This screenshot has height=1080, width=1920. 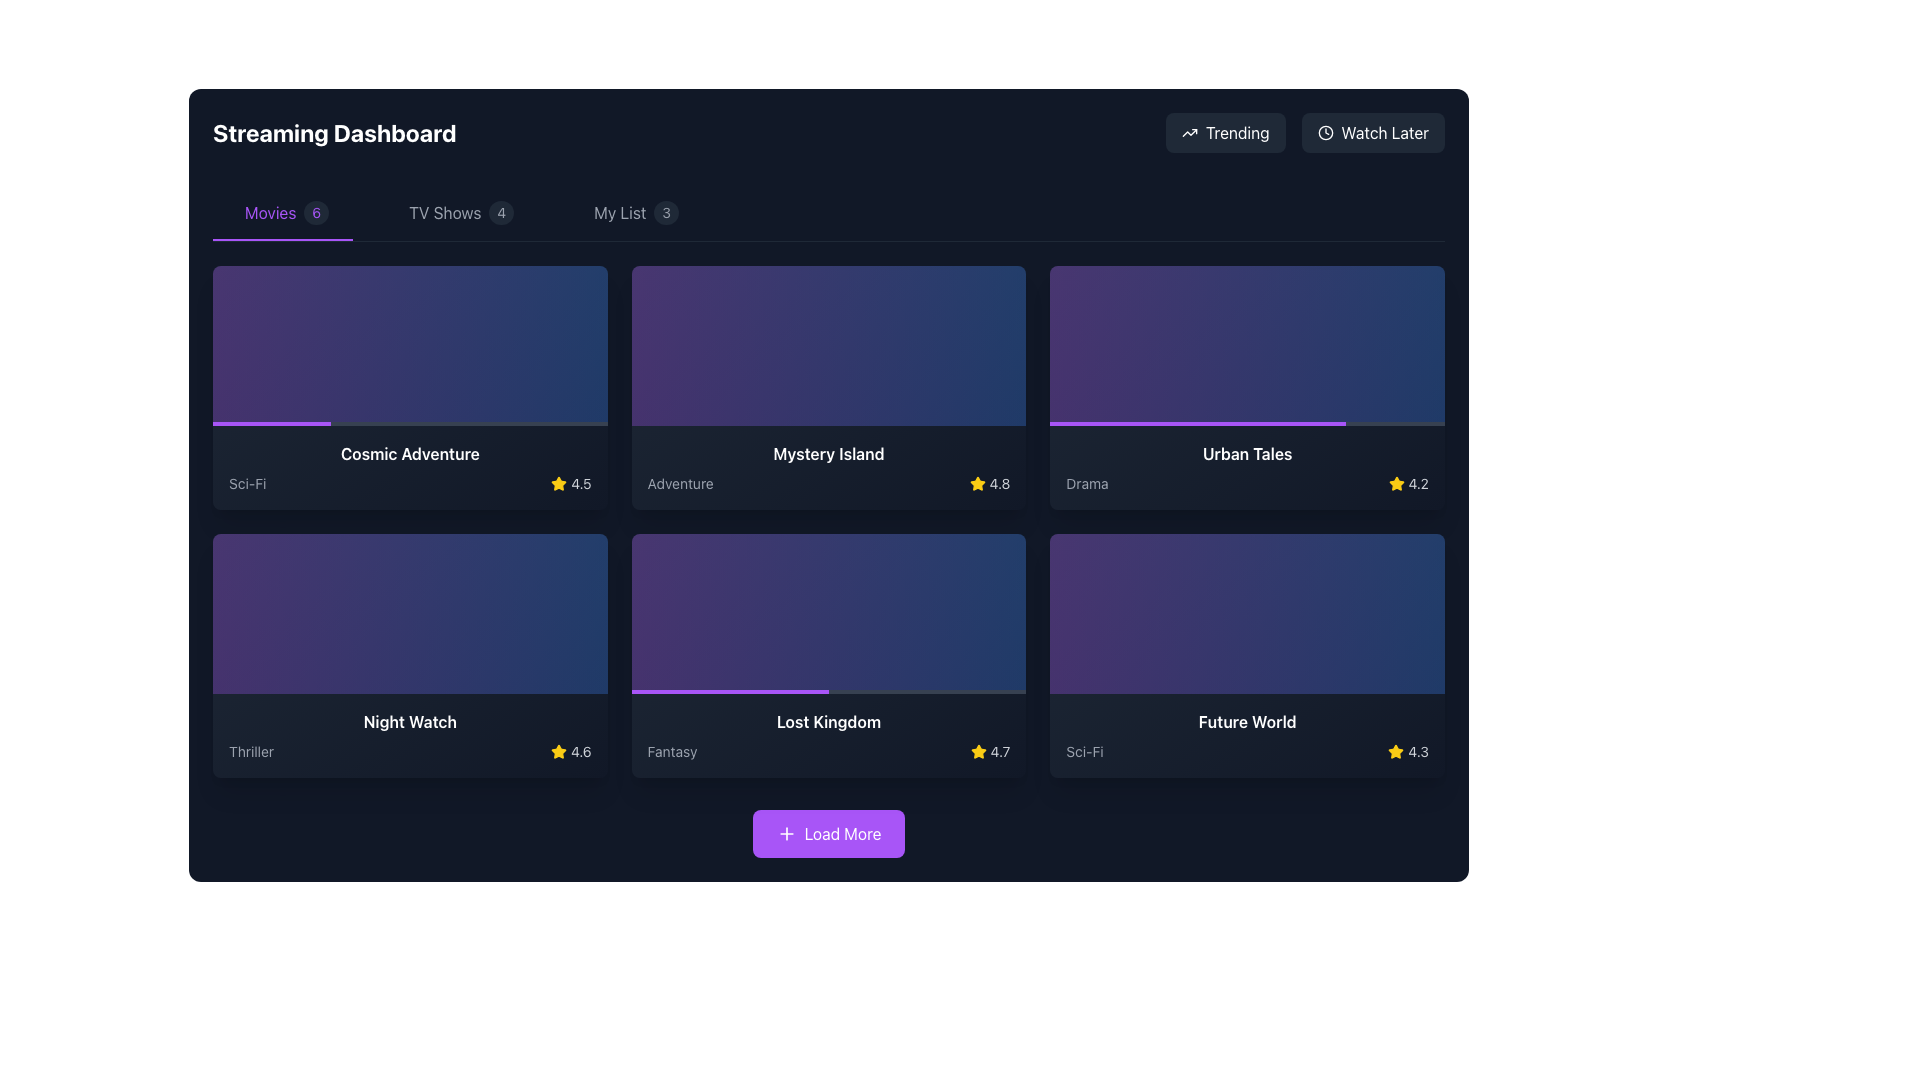 What do you see at coordinates (829, 454) in the screenshot?
I see `the static text label displaying 'Mystery Island' in bold white font, located in the second column of the top row of the grid layout` at bounding box center [829, 454].